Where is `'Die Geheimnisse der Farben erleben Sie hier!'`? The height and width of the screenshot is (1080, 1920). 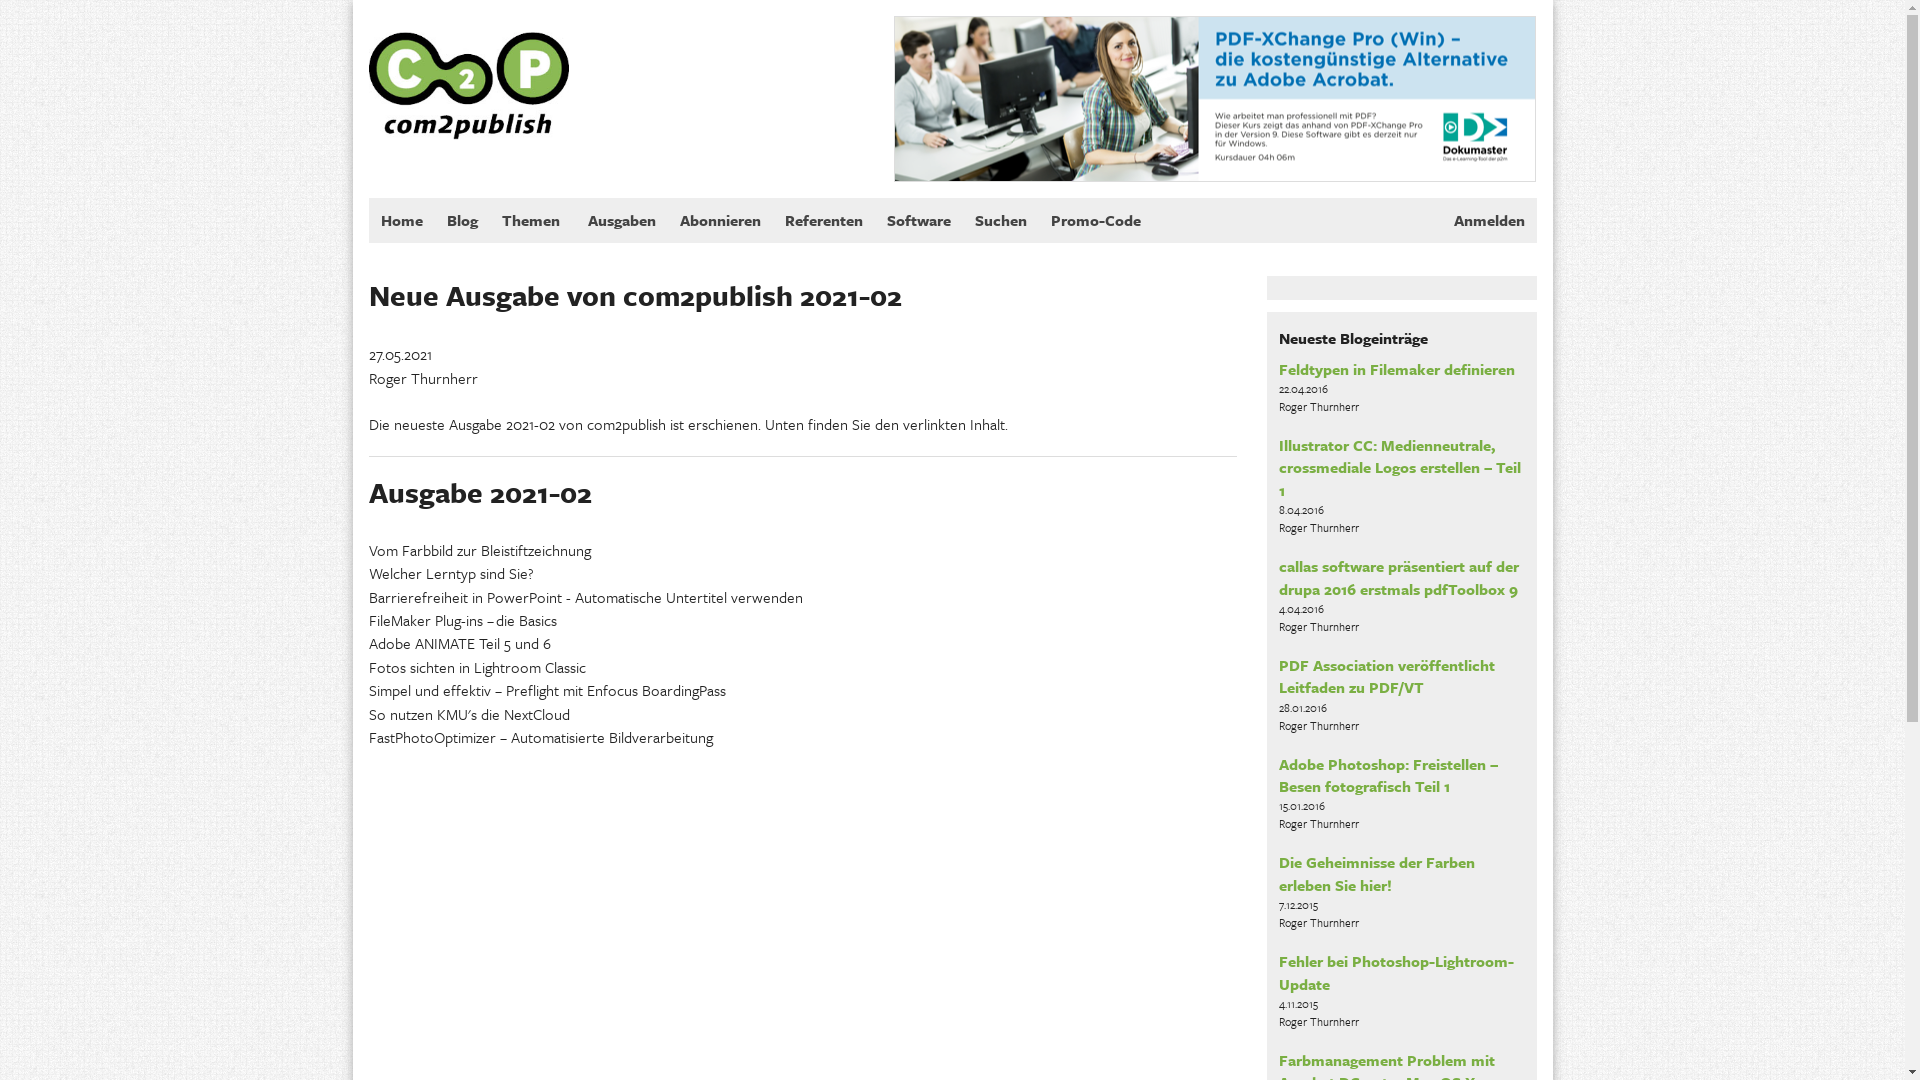
'Die Geheimnisse der Farben erleben Sie hier!' is located at coordinates (1376, 871).